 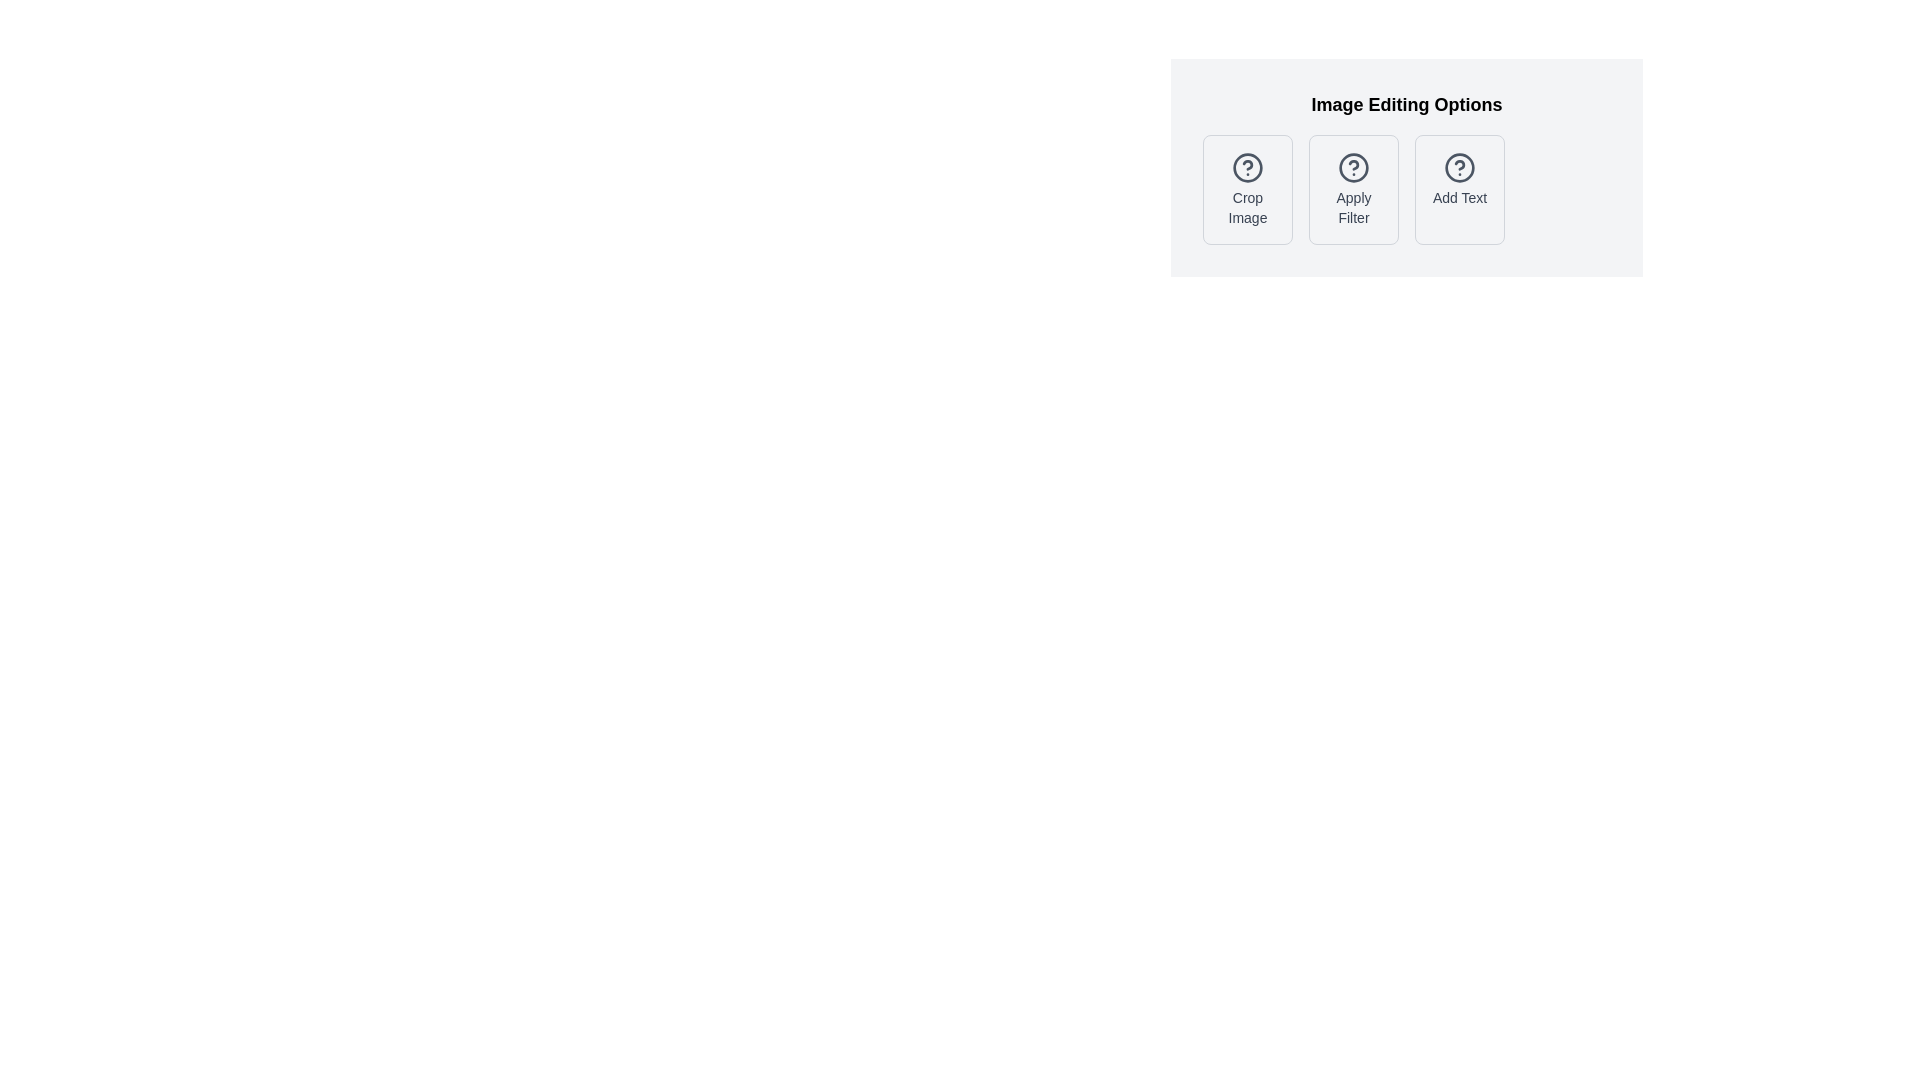 What do you see at coordinates (1247, 189) in the screenshot?
I see `the 'Crop Image' button, which is a rectangular button with a question mark icon and the text 'Crop Image' underneath, located in the 'Image Editing Options' section as the leftmost button in a trio` at bounding box center [1247, 189].